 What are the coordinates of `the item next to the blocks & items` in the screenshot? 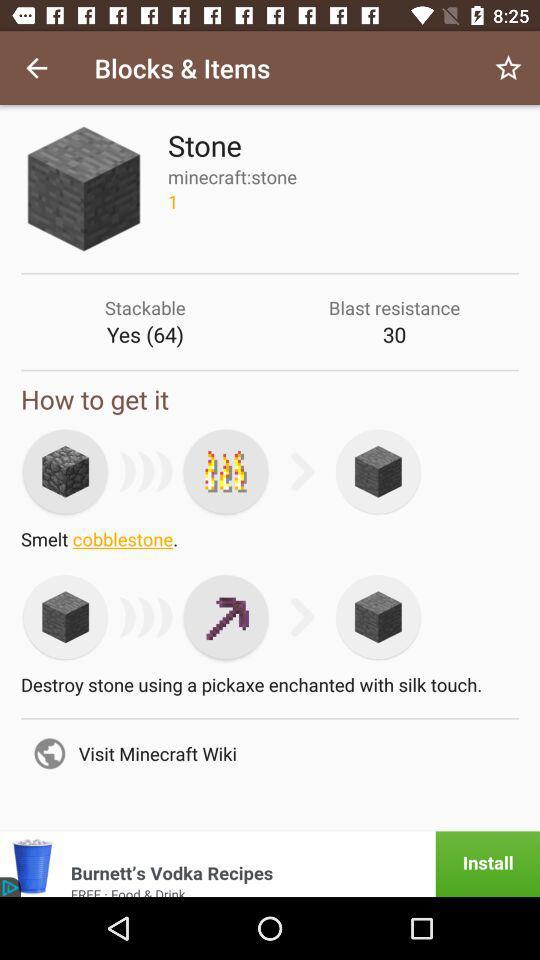 It's located at (36, 68).